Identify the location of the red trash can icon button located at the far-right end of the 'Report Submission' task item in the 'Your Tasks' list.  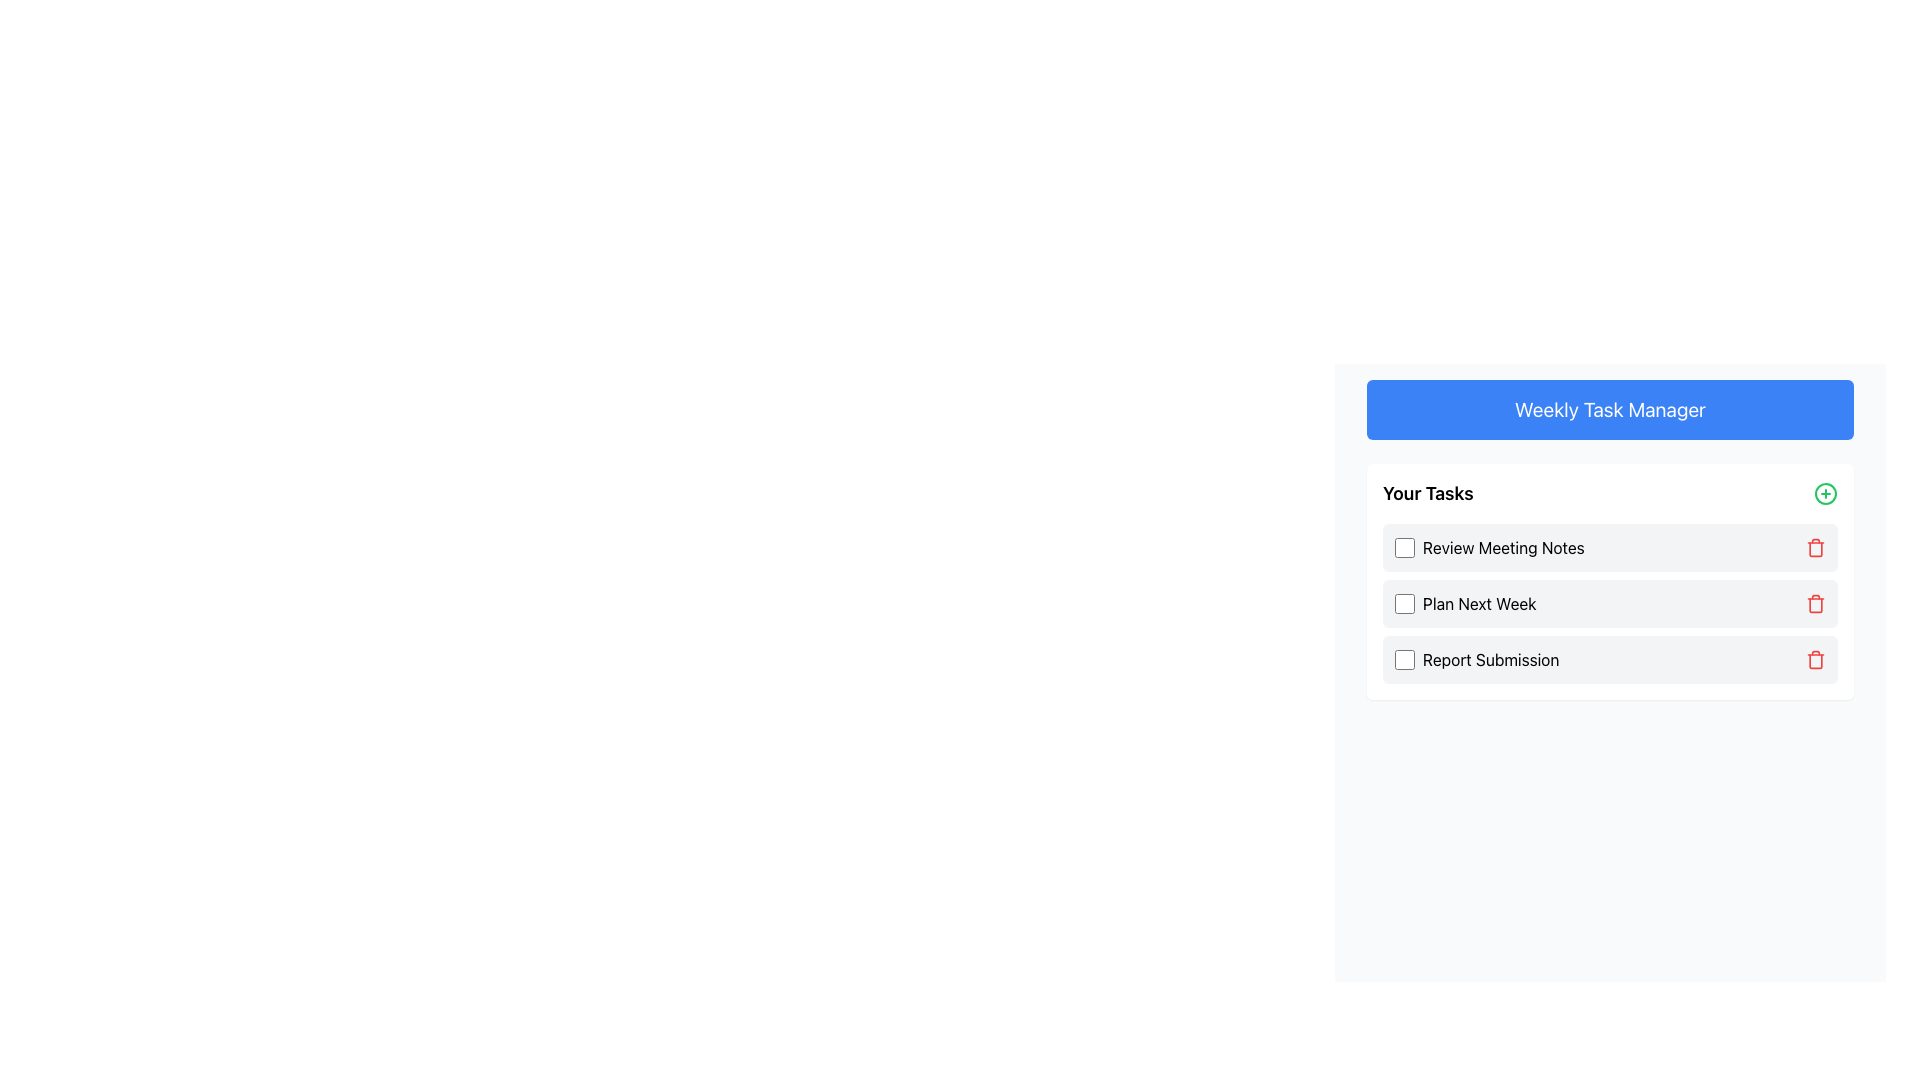
(1815, 659).